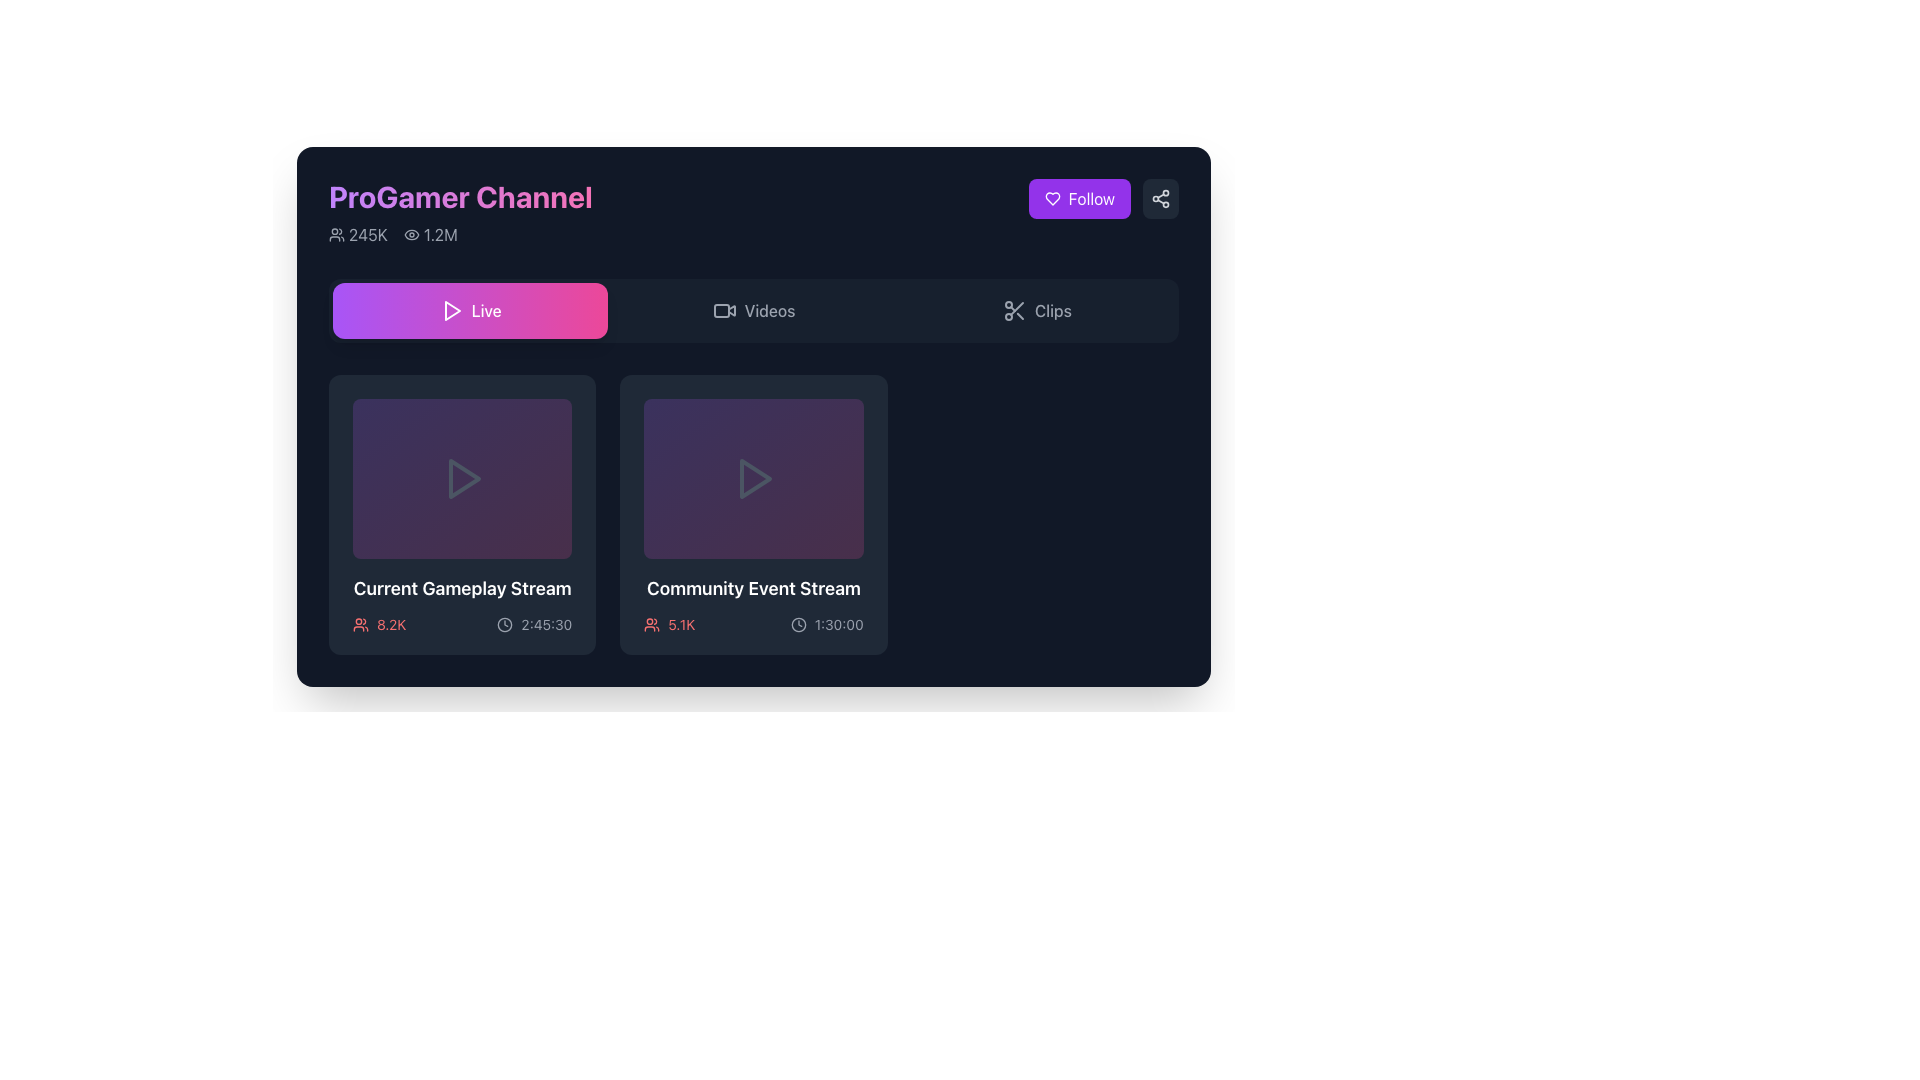  Describe the element at coordinates (505, 623) in the screenshot. I see `the clock icon that indicates the time duration of '2:45:30', located to the left of the time text within the lower section of the livestream card` at that location.